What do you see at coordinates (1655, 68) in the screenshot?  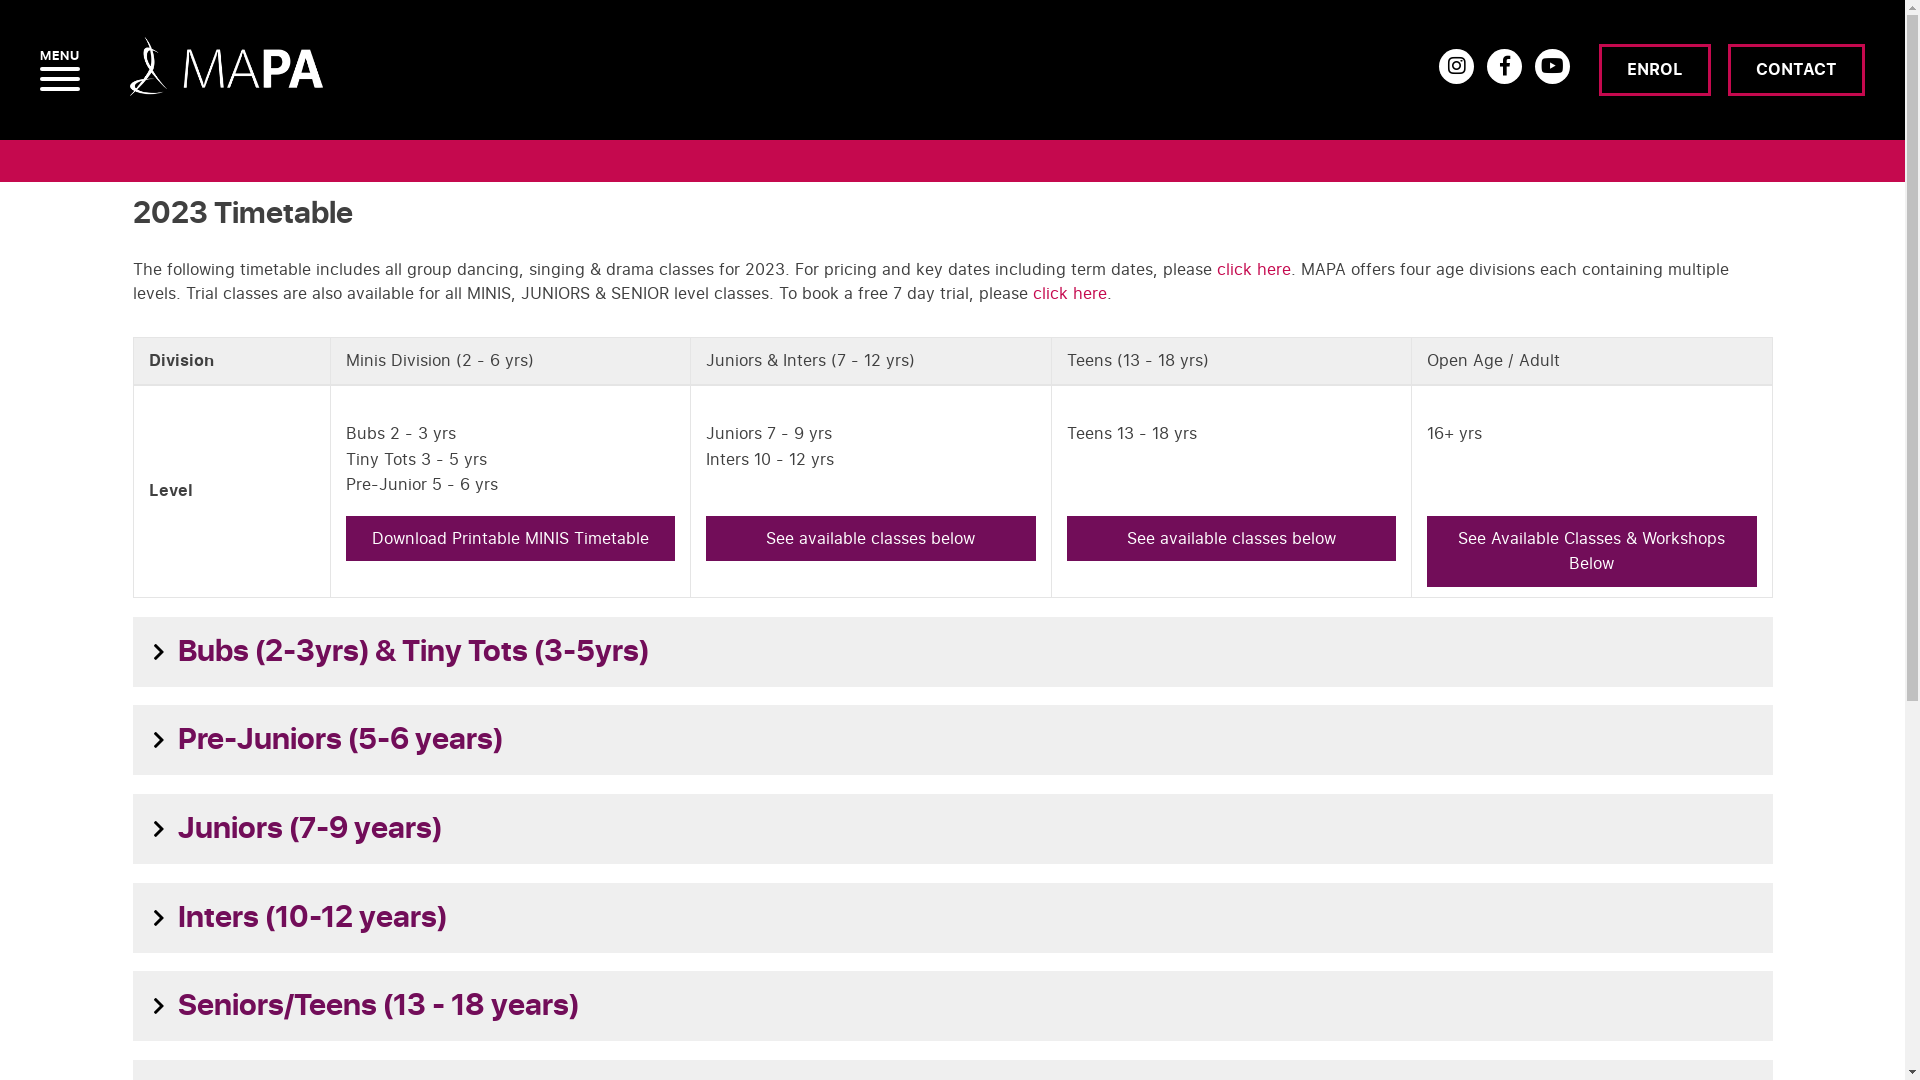 I see `'ENROL'` at bounding box center [1655, 68].